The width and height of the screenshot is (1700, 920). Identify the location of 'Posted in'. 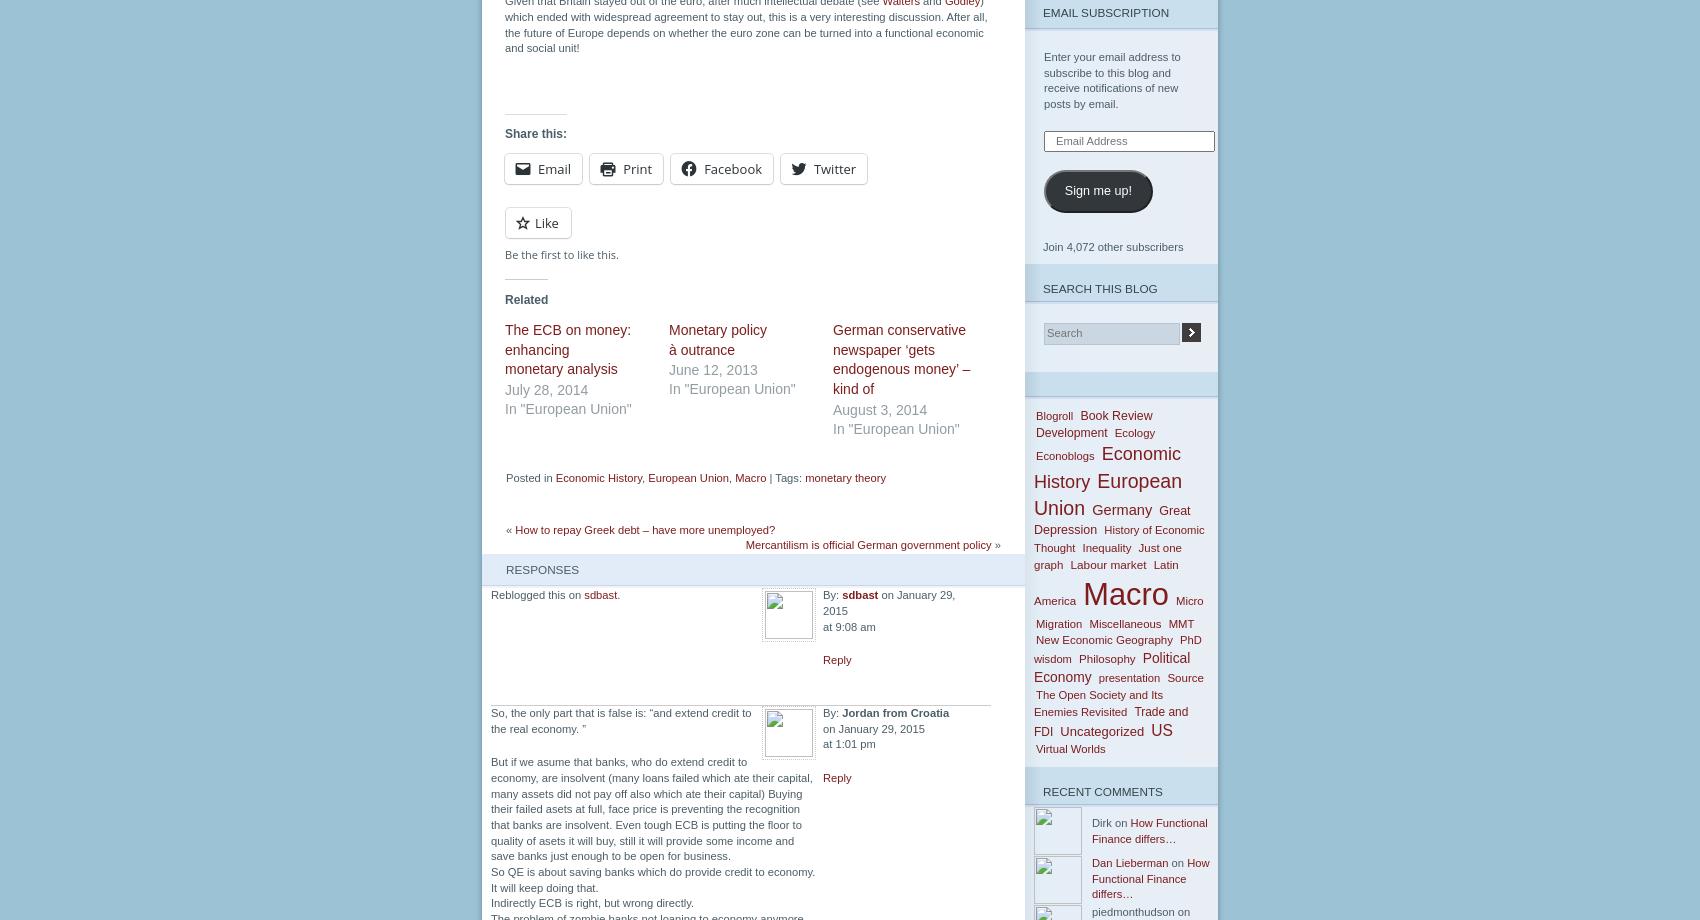
(530, 478).